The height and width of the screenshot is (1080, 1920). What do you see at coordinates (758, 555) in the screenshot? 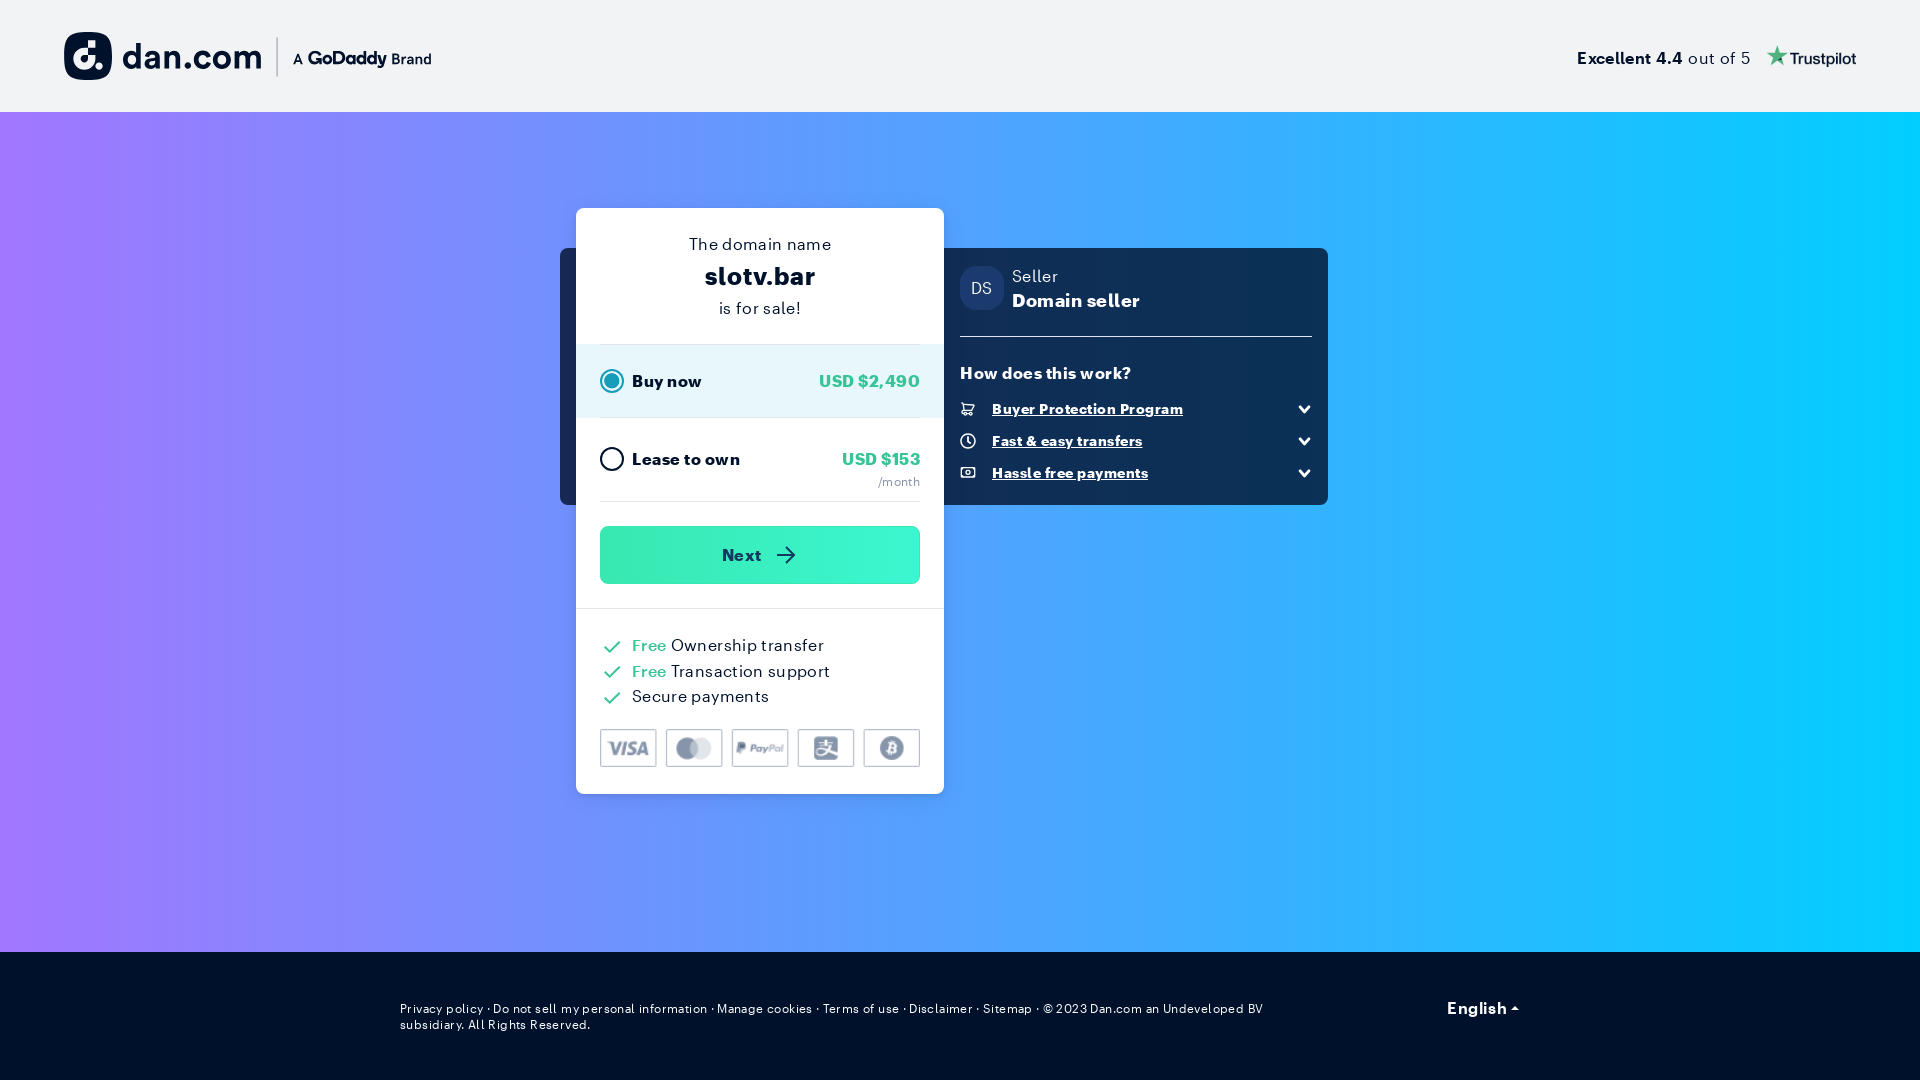
I see `'Next` at bounding box center [758, 555].